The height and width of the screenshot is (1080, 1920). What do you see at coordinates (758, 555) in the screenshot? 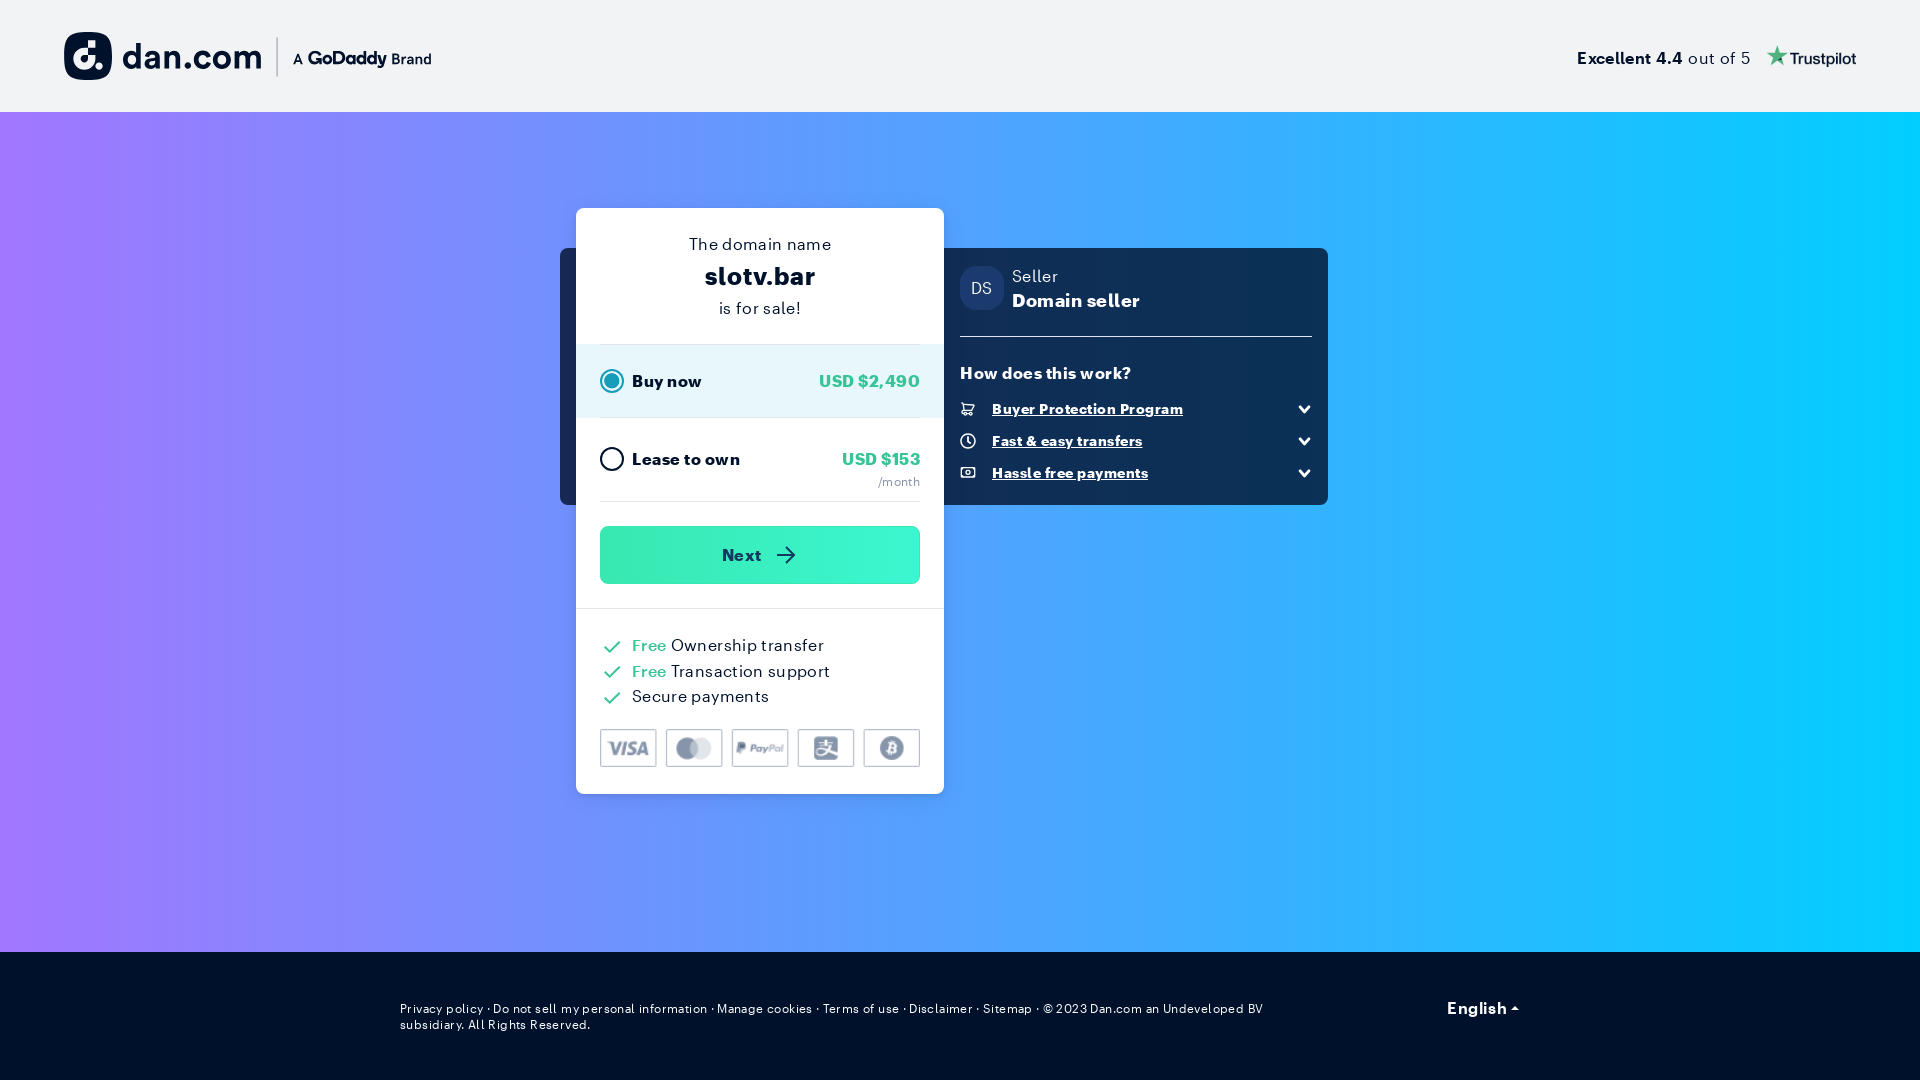
I see `'Next` at bounding box center [758, 555].